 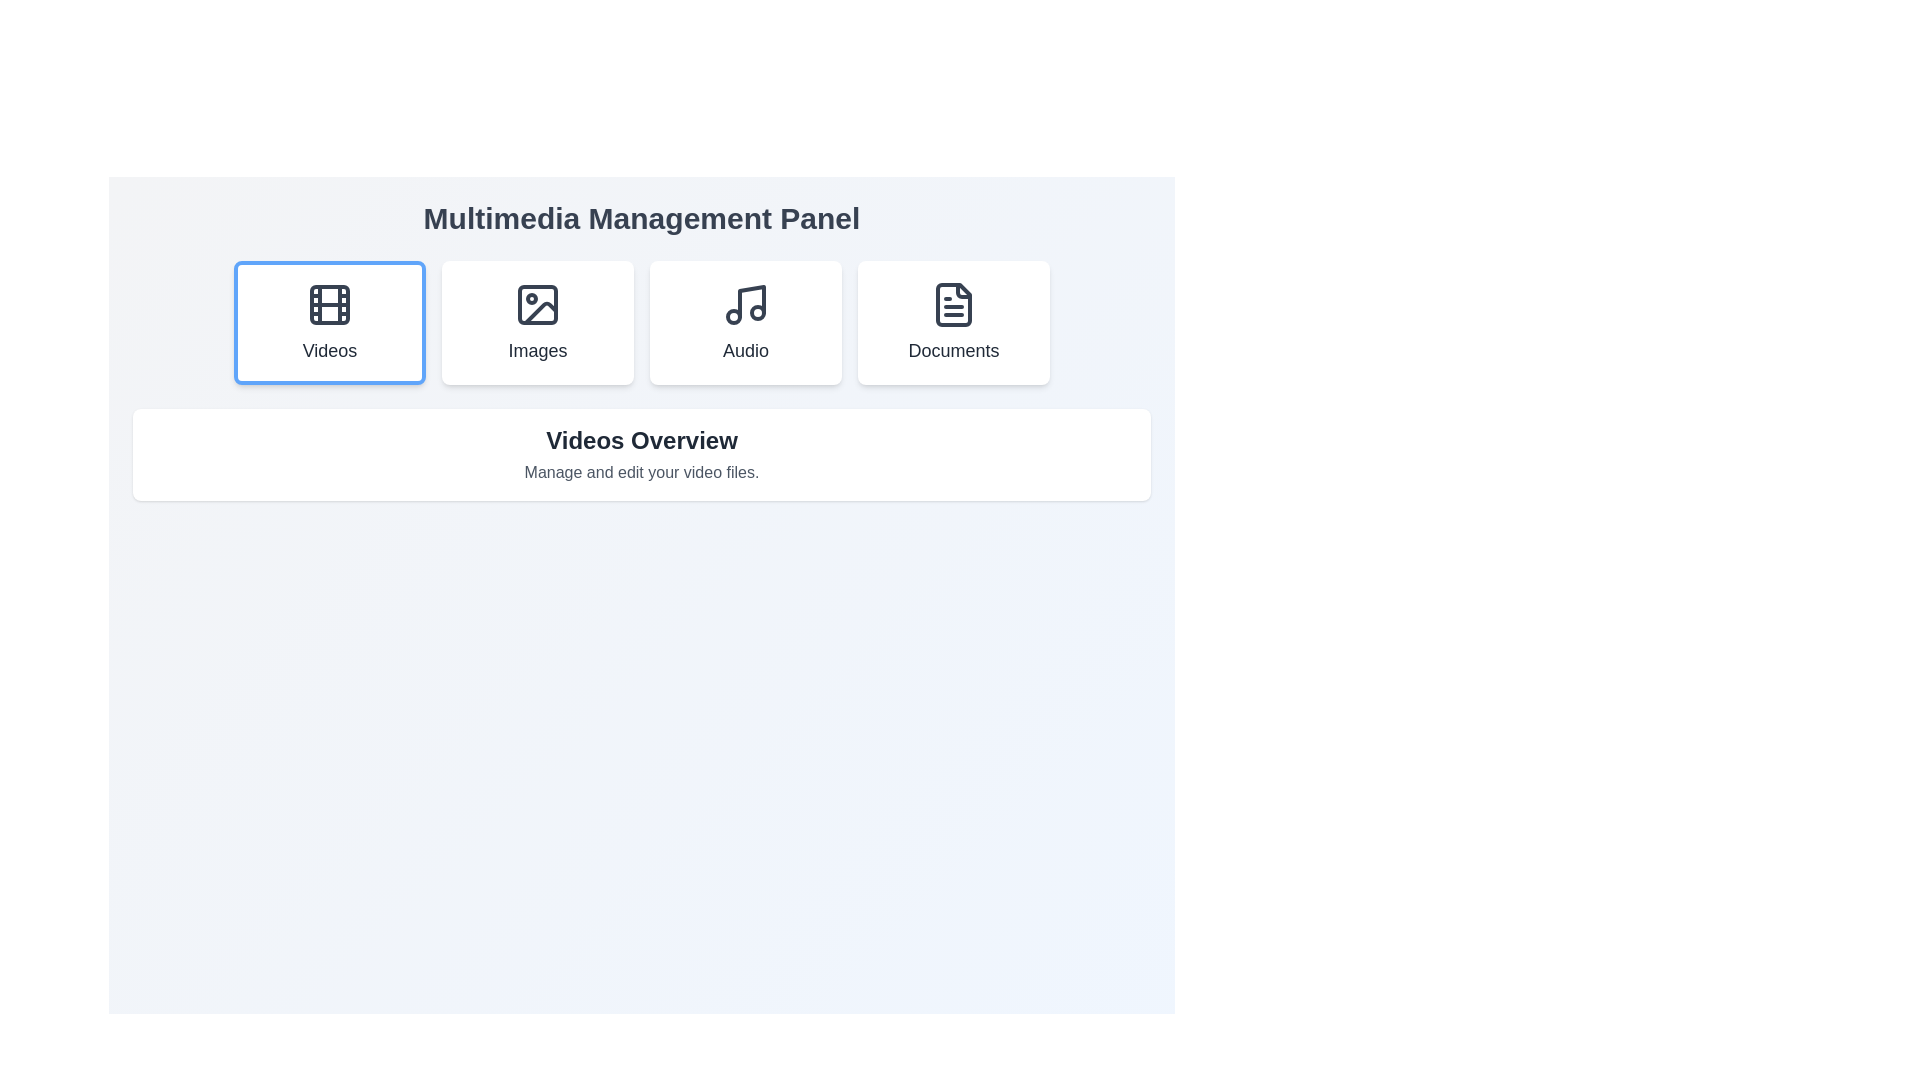 I want to click on the musical note icon, which is a dark gray icon centered within the 'Audio' card, positioned above the text label 'Audio', so click(x=744, y=304).